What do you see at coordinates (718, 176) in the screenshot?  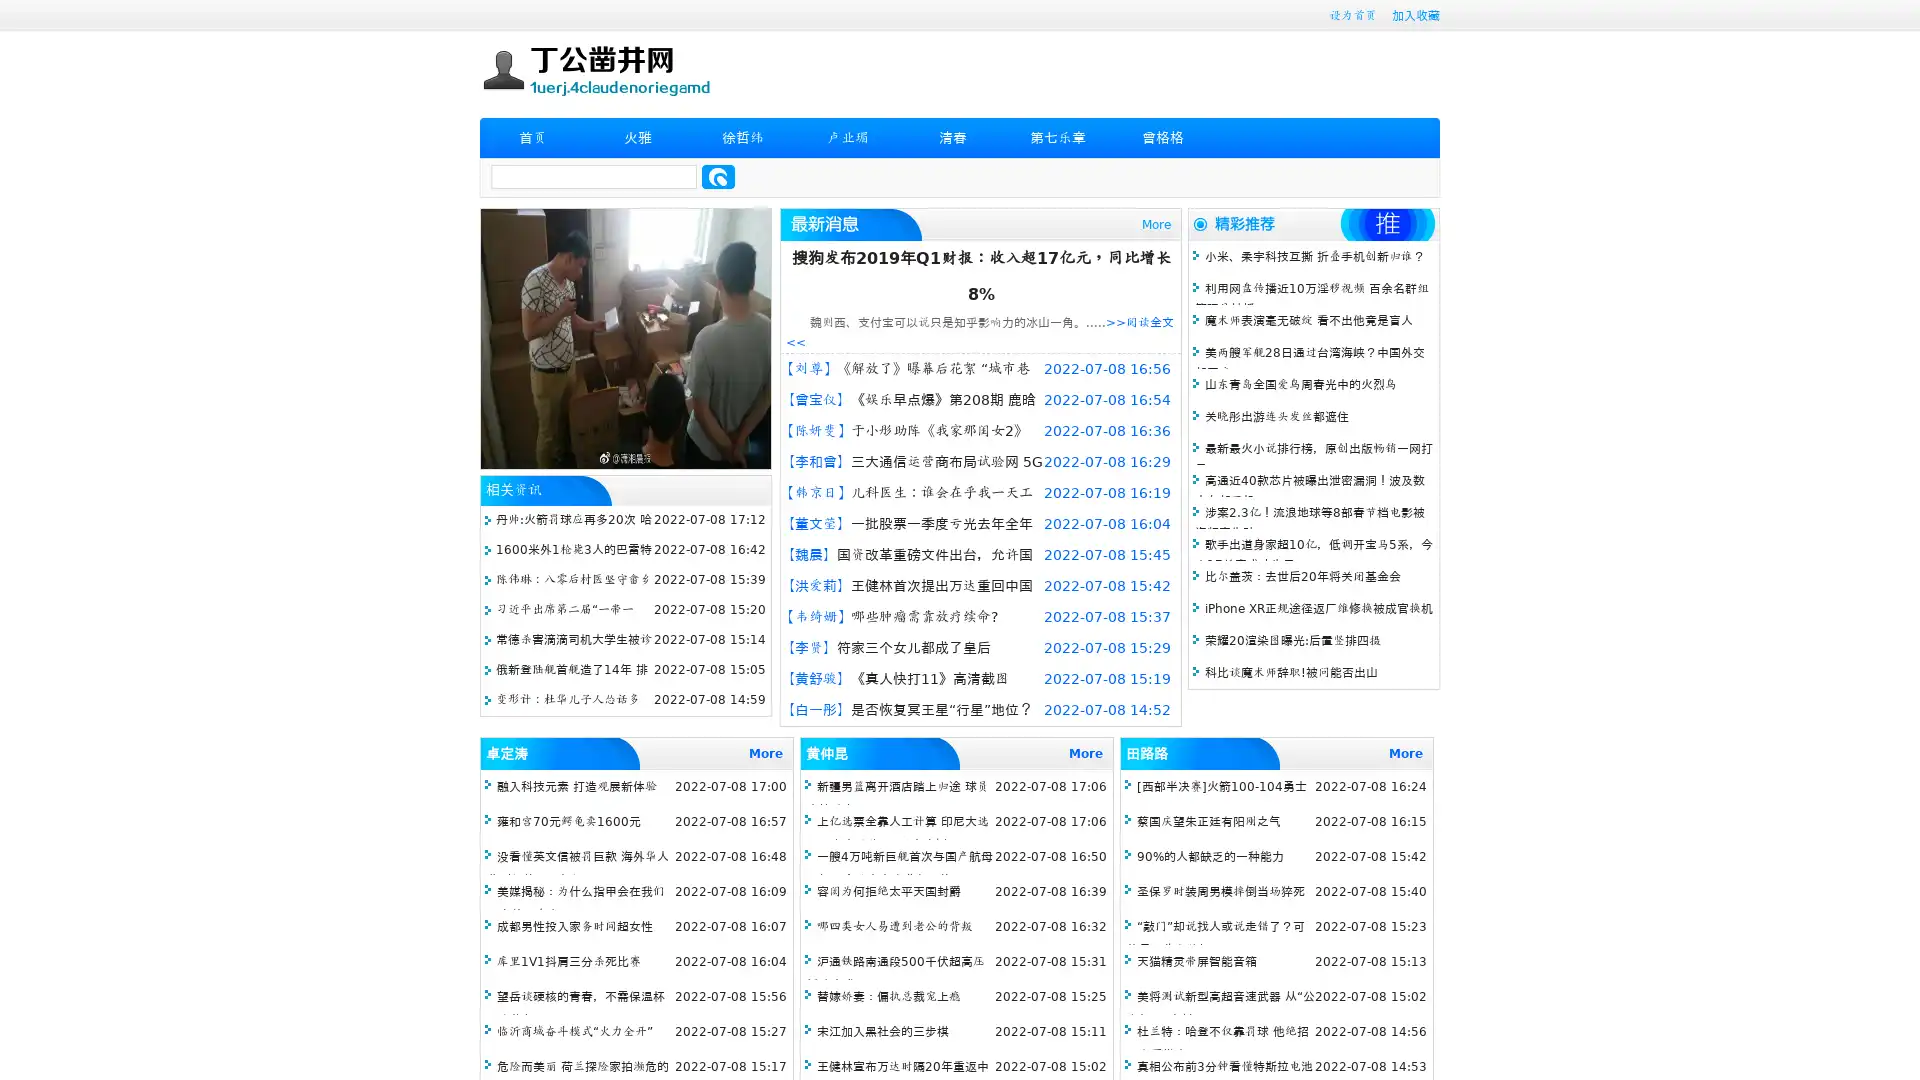 I see `Search` at bounding box center [718, 176].